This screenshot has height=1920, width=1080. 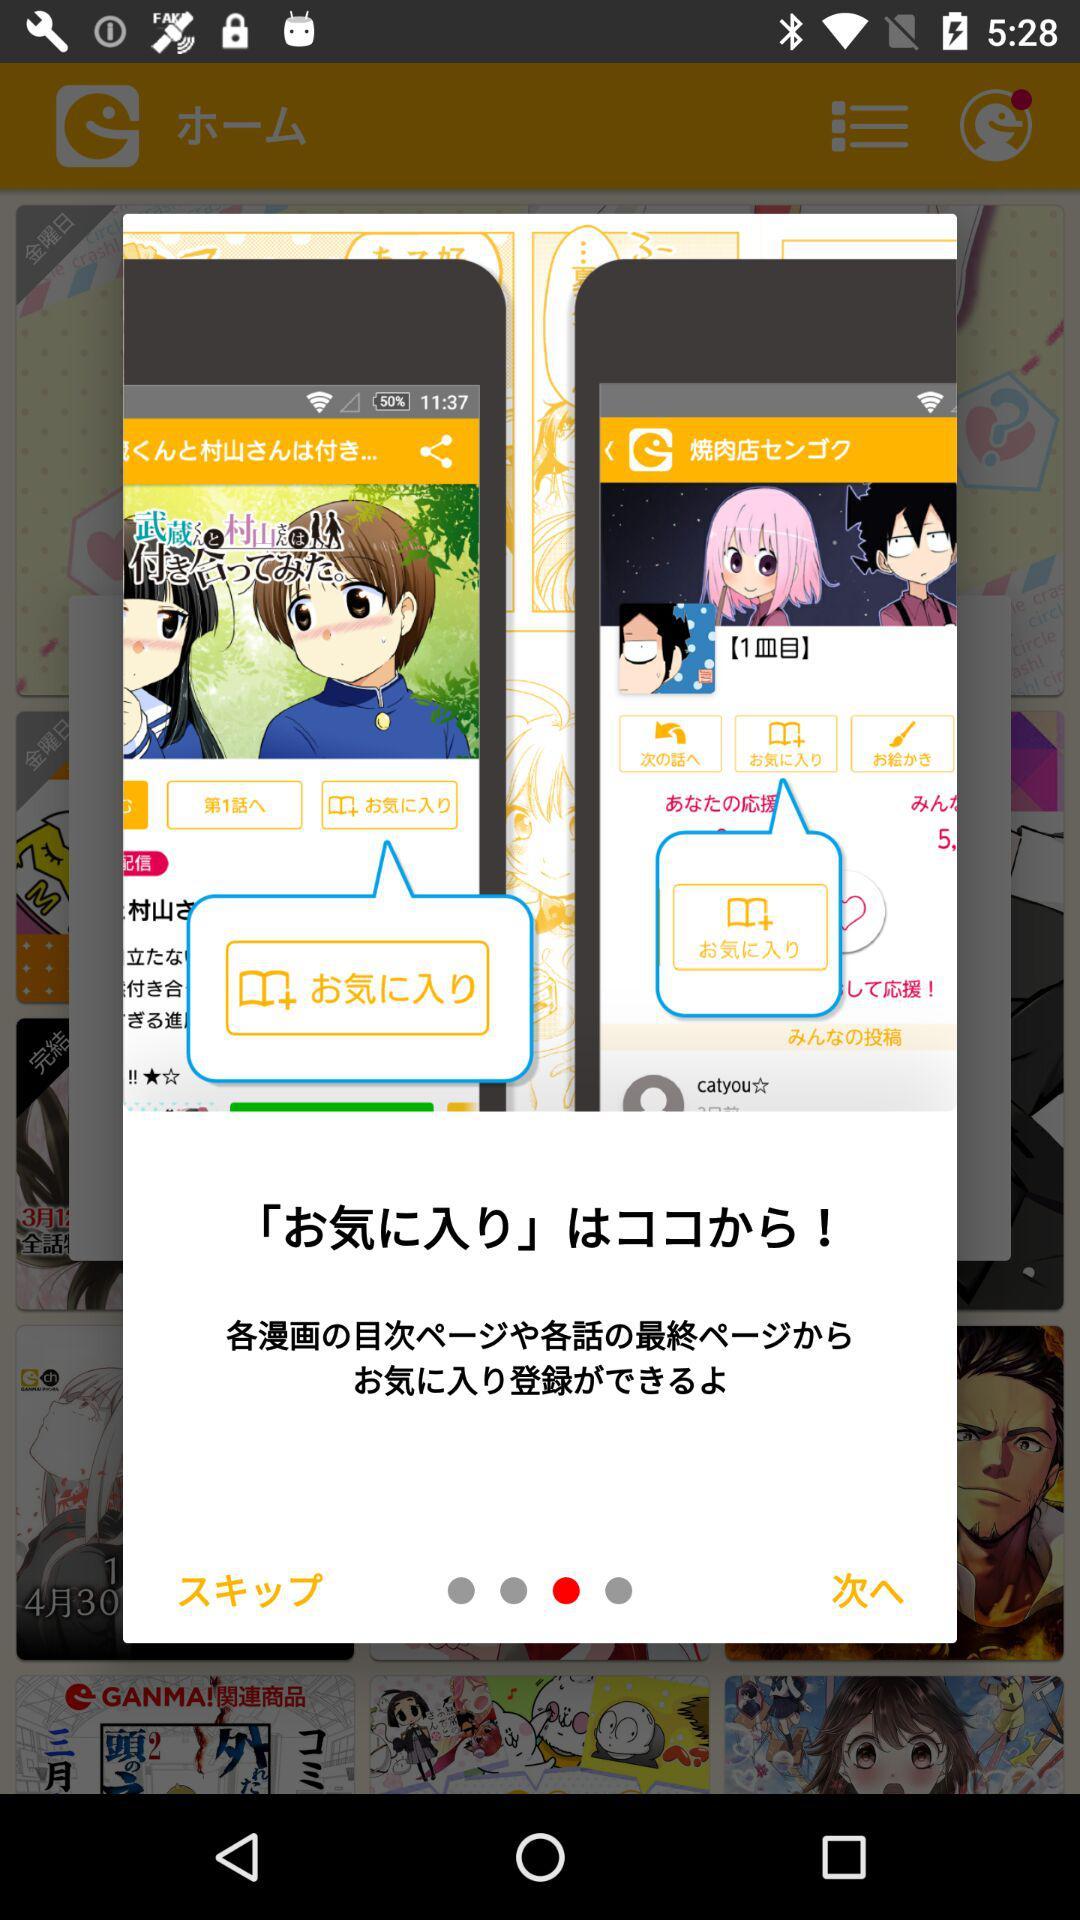 I want to click on current page, so click(x=566, y=1589).